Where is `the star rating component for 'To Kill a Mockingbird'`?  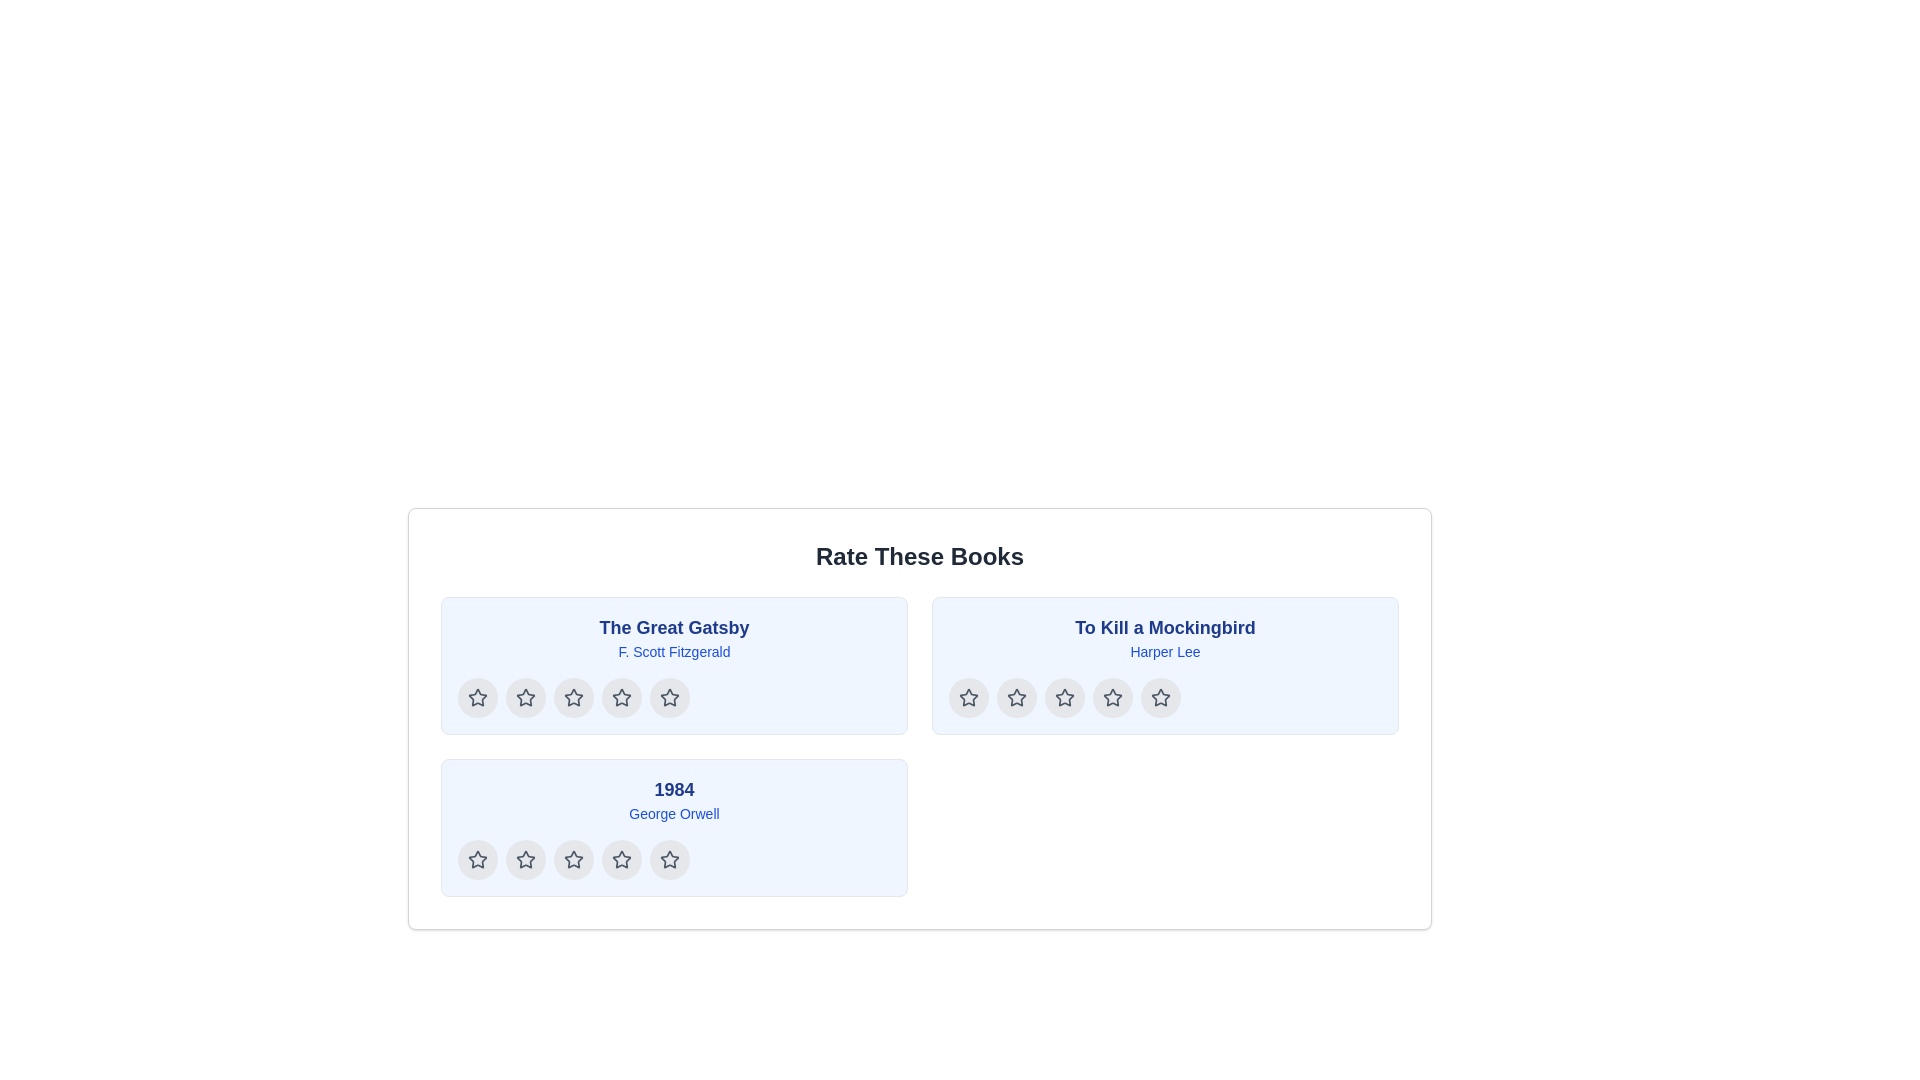 the star rating component for 'To Kill a Mockingbird' is located at coordinates (1165, 697).